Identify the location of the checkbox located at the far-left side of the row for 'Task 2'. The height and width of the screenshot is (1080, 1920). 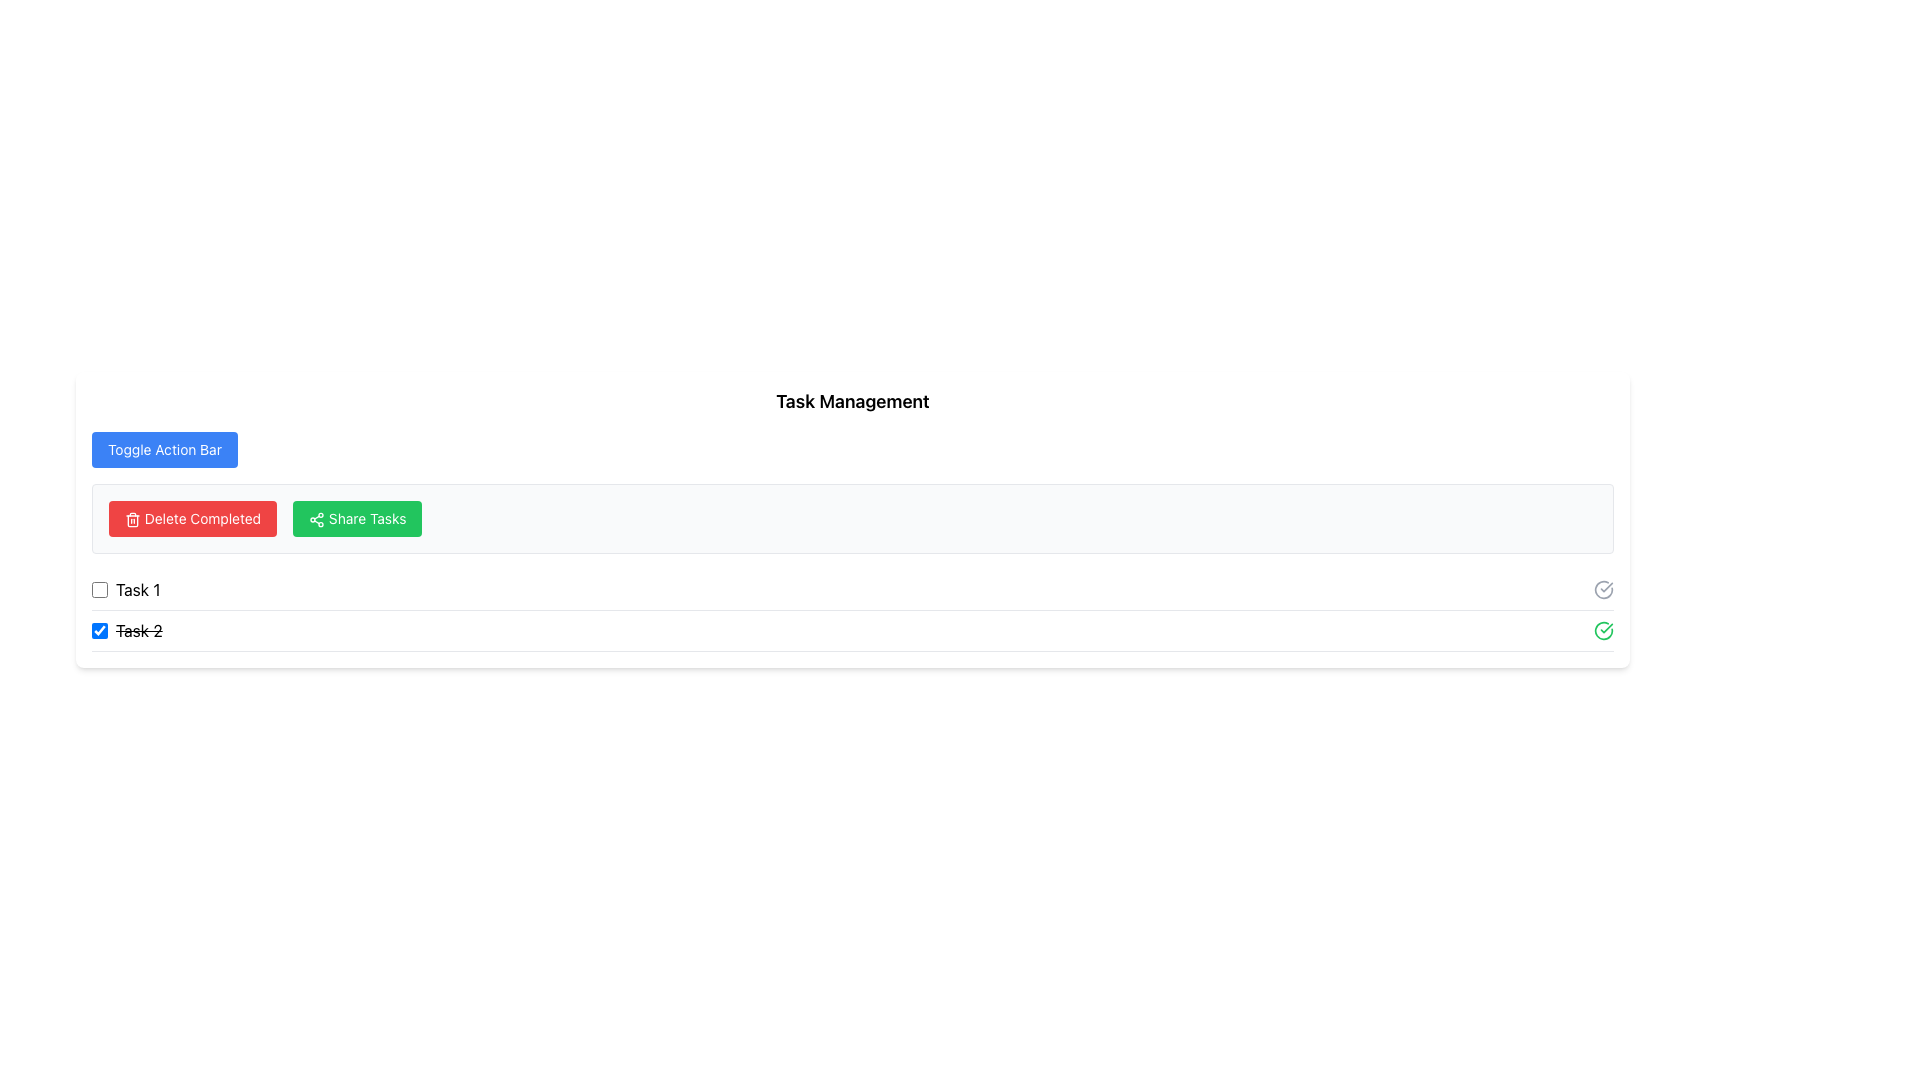
(99, 631).